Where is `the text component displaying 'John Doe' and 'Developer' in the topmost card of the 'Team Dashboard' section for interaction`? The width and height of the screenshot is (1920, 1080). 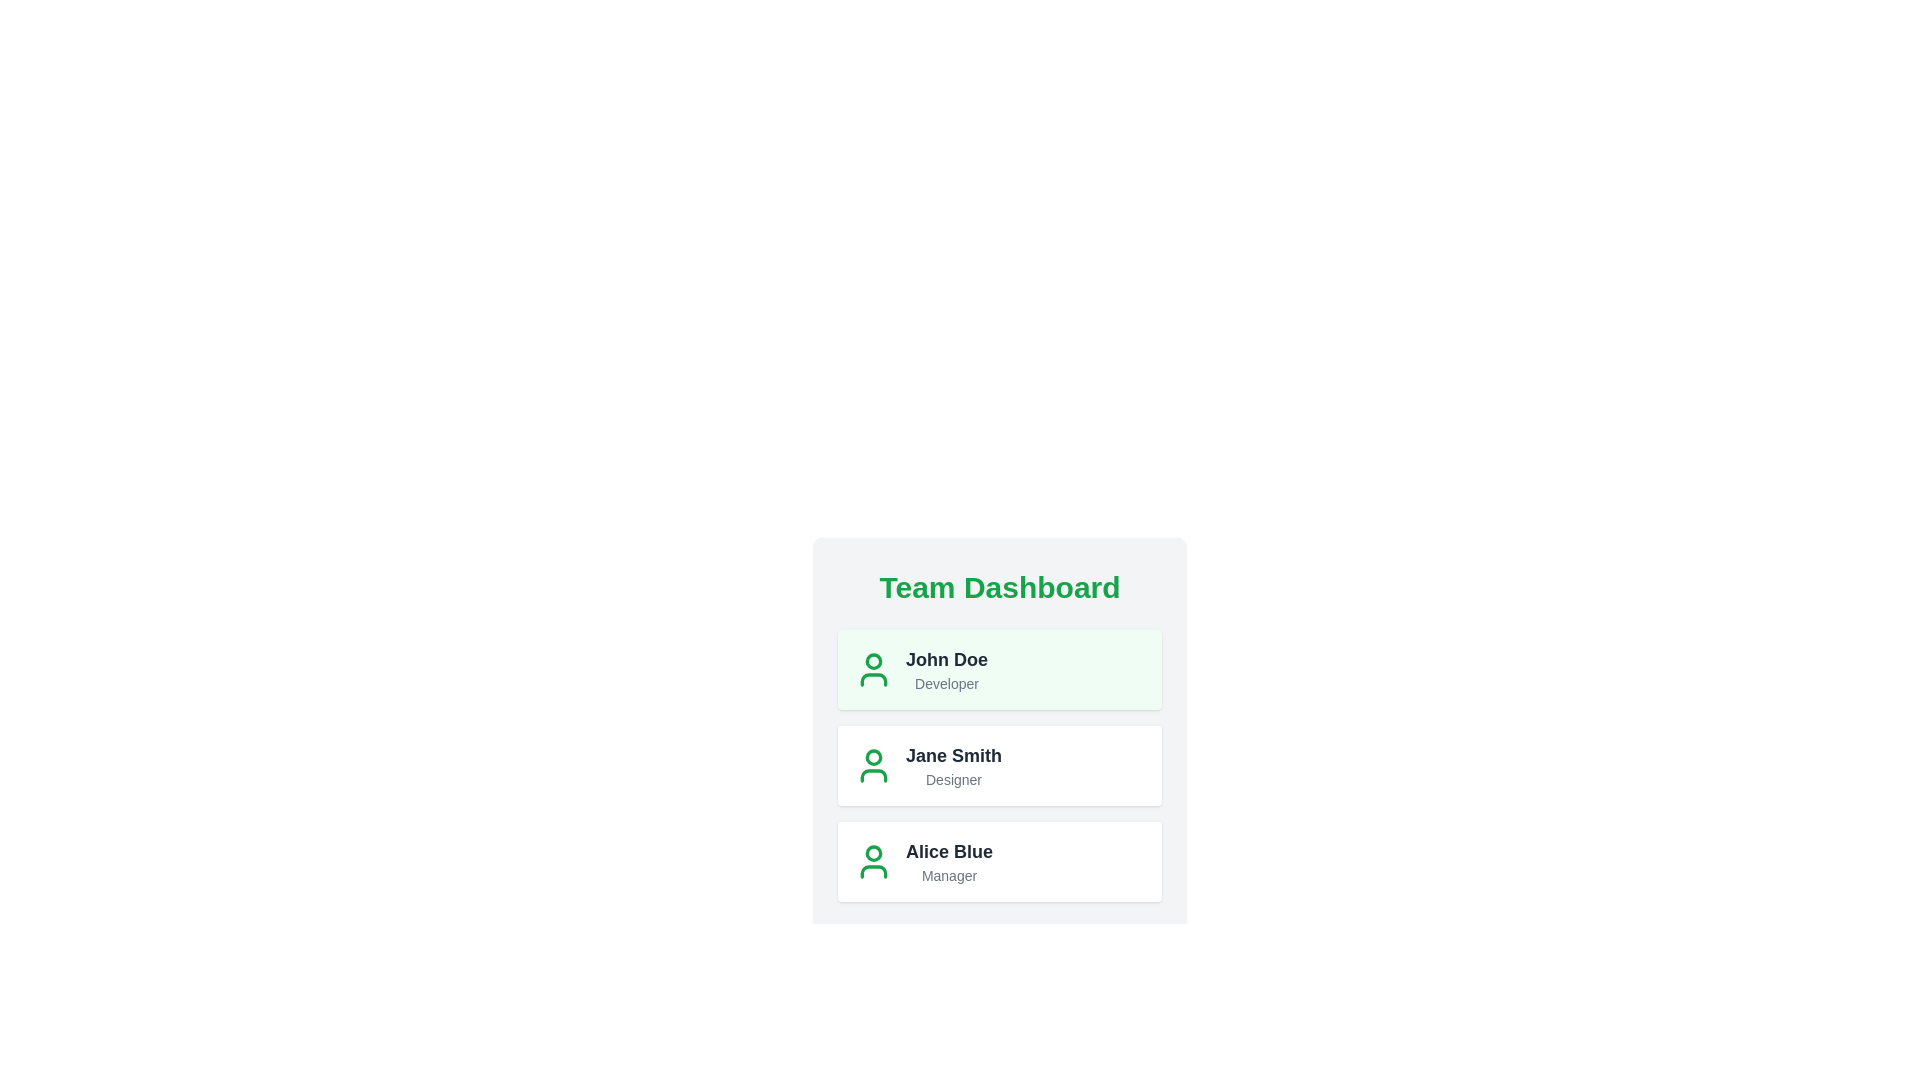
the text component displaying 'John Doe' and 'Developer' in the topmost card of the 'Team Dashboard' section for interaction is located at coordinates (945, 670).